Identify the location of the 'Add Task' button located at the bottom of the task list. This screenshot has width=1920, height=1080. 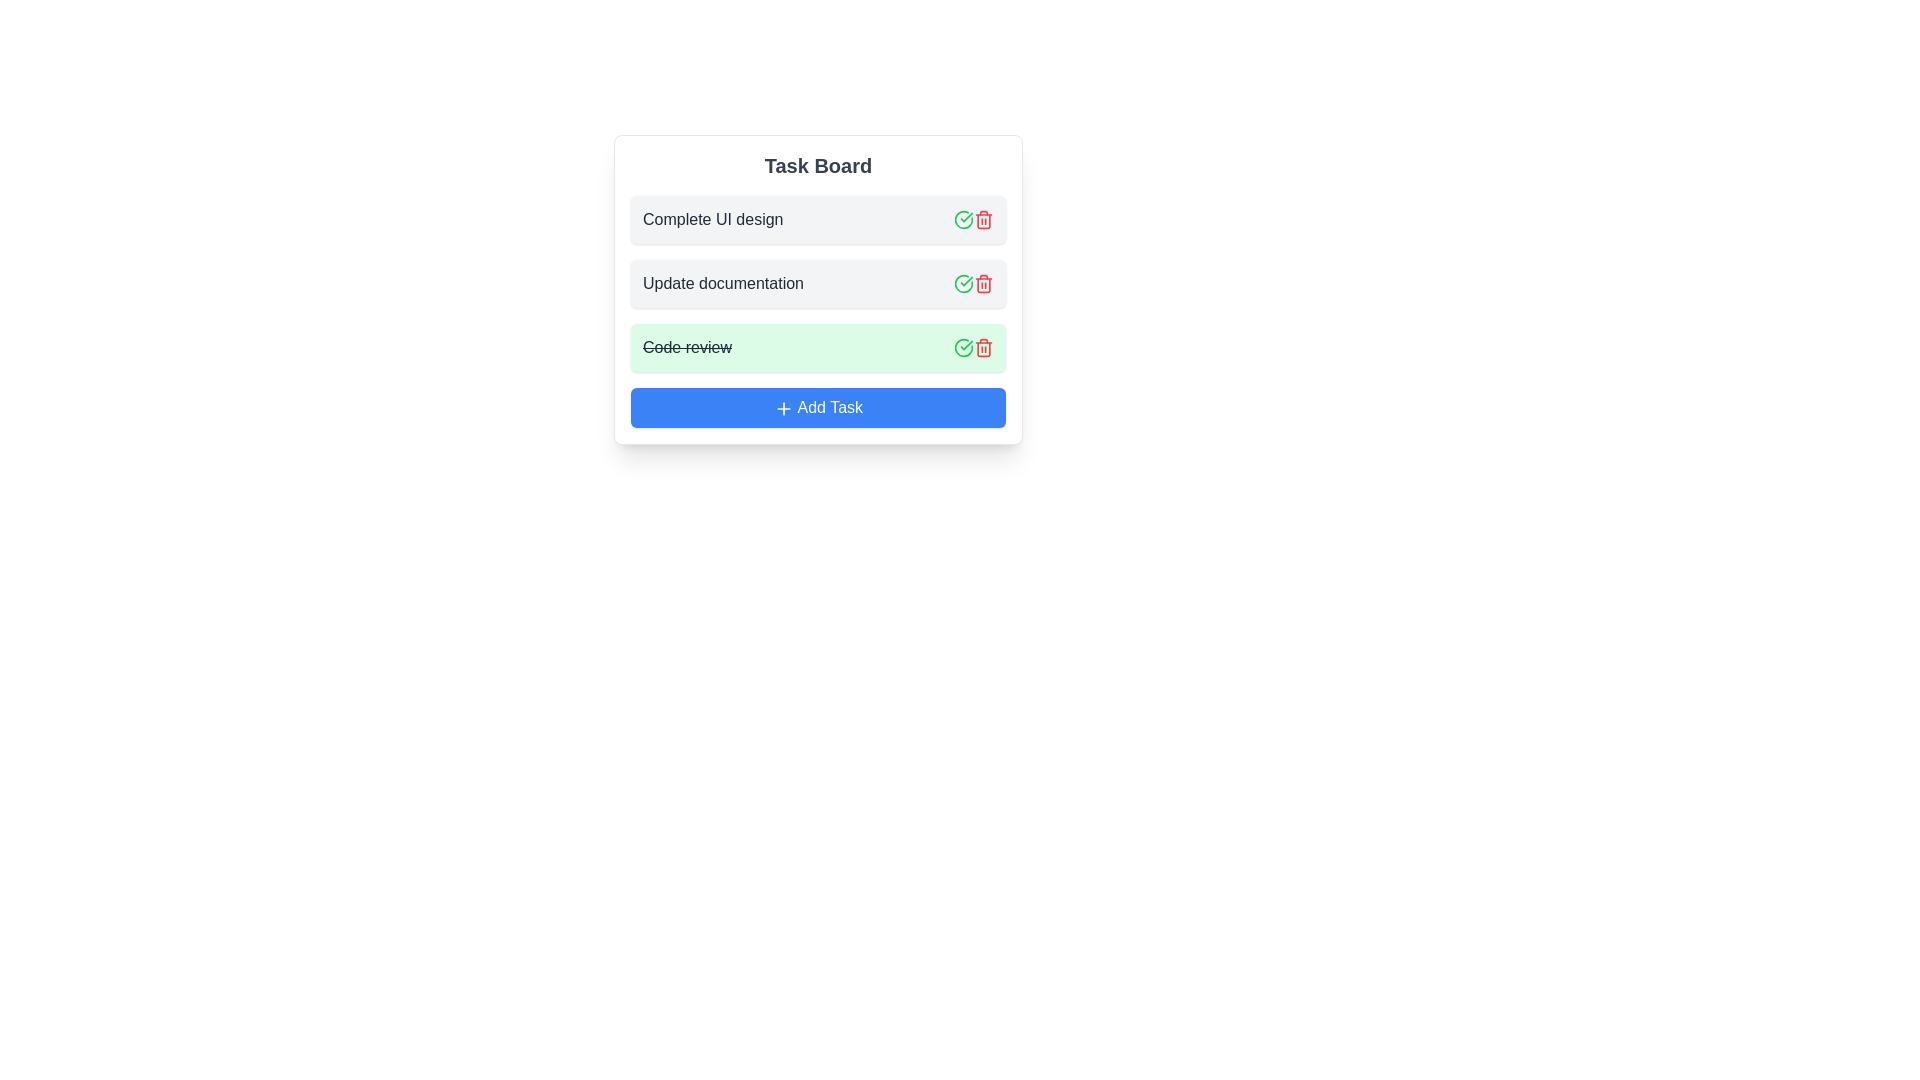
(818, 407).